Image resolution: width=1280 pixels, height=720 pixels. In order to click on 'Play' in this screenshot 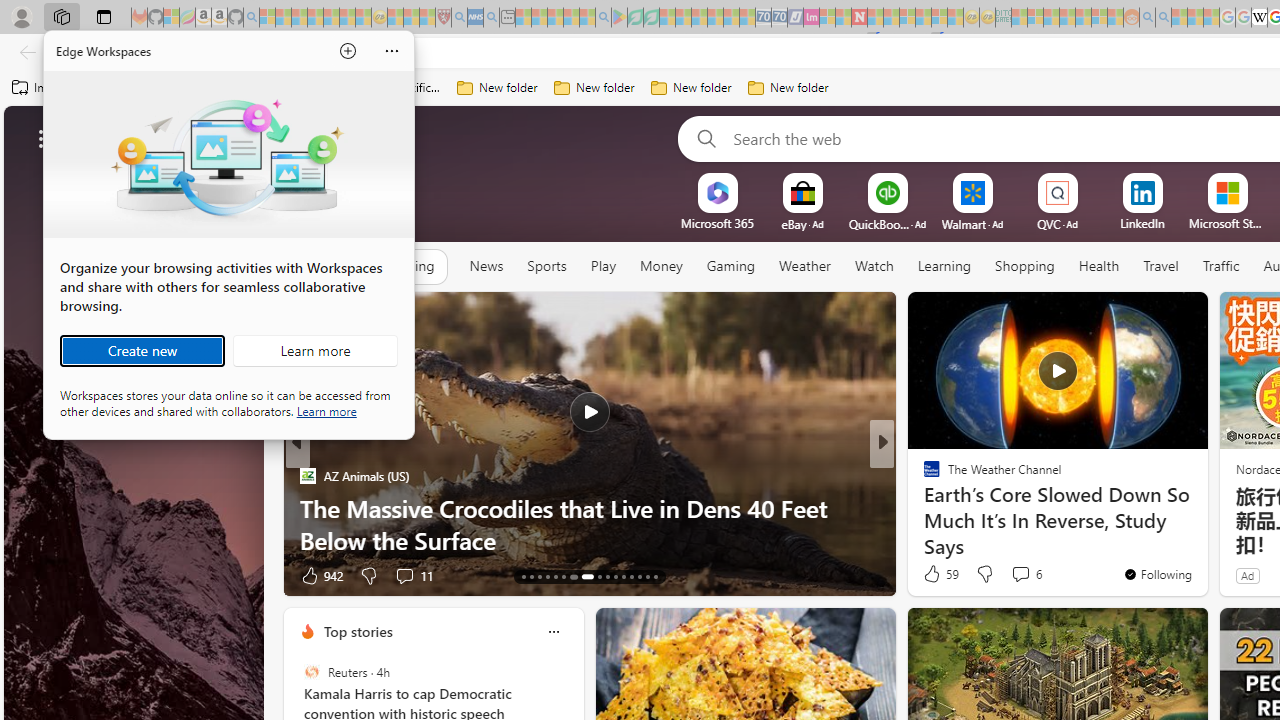, I will do `click(602, 266)`.